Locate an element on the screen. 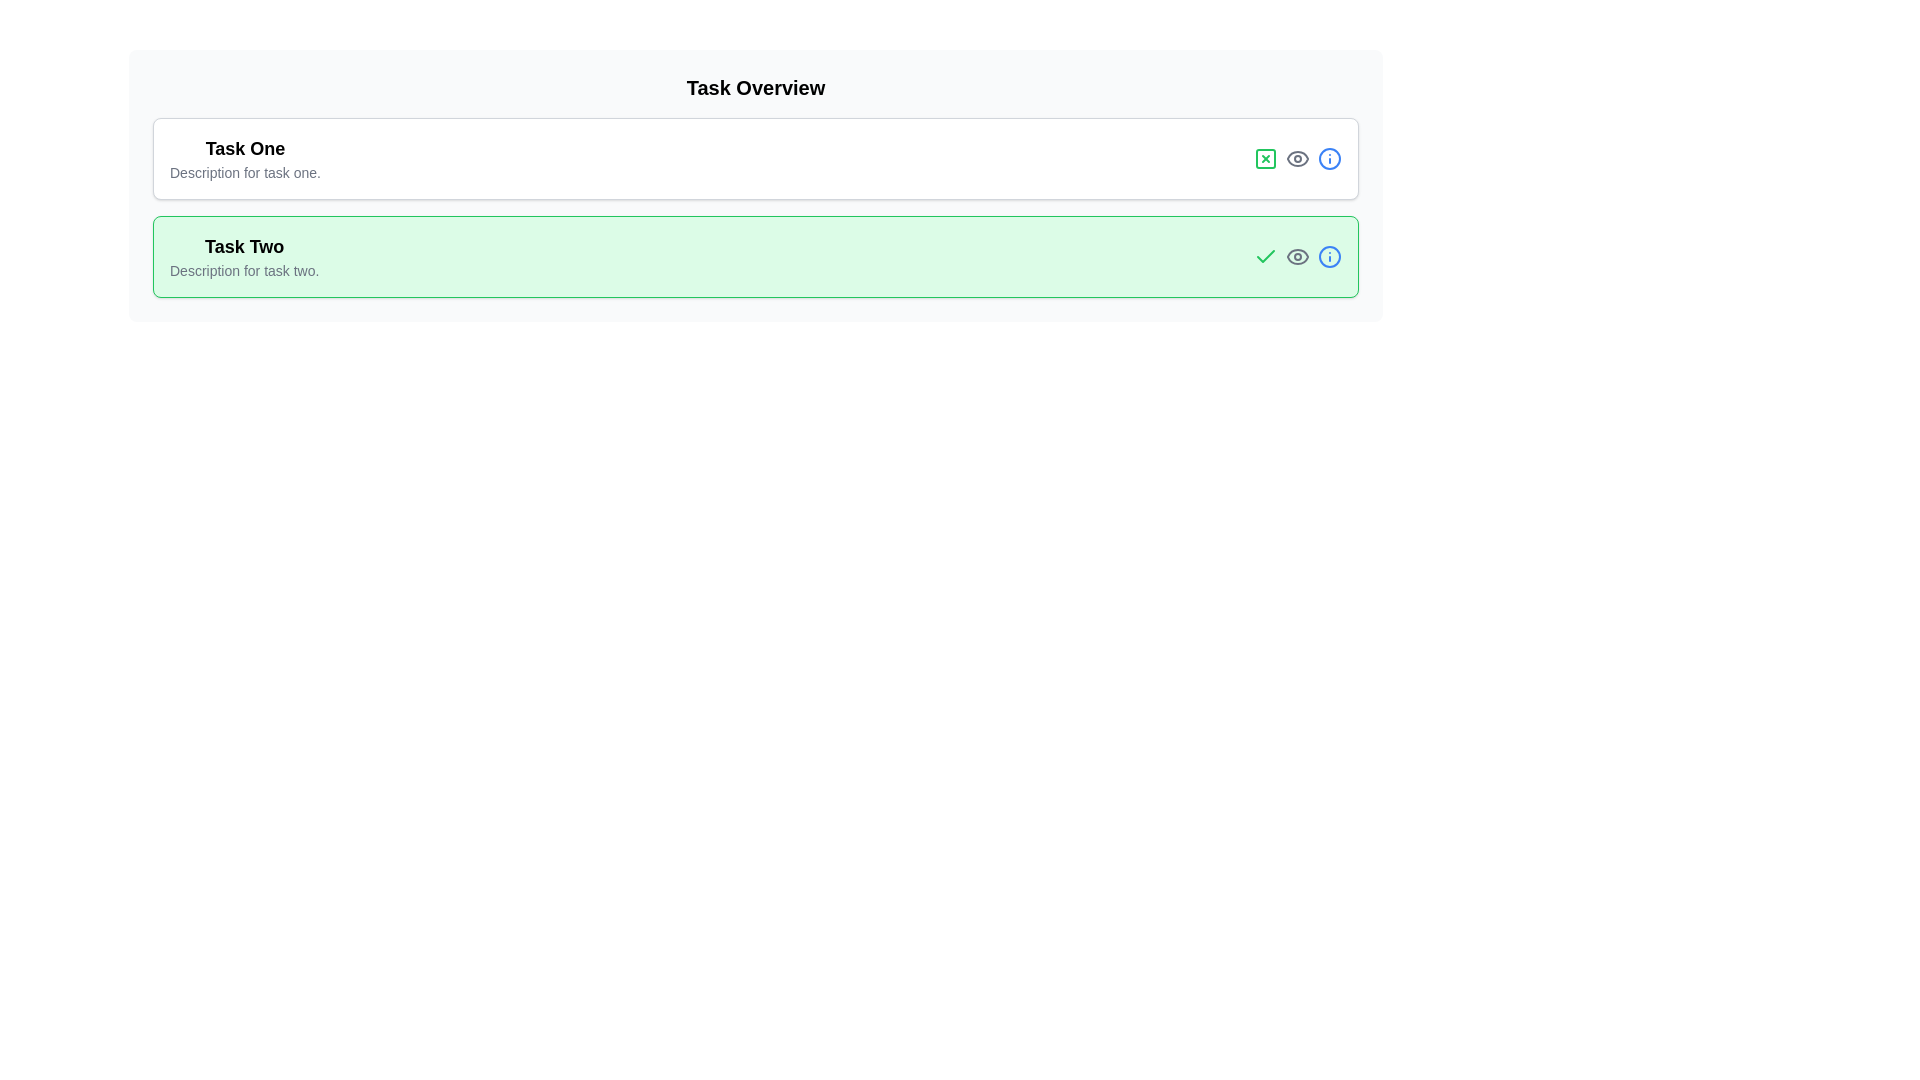 Image resolution: width=1920 pixels, height=1080 pixels. the eye-shaped icon button, which is the third element from the left in the upper task list interface, representing visibility functionalities is located at coordinates (1297, 157).